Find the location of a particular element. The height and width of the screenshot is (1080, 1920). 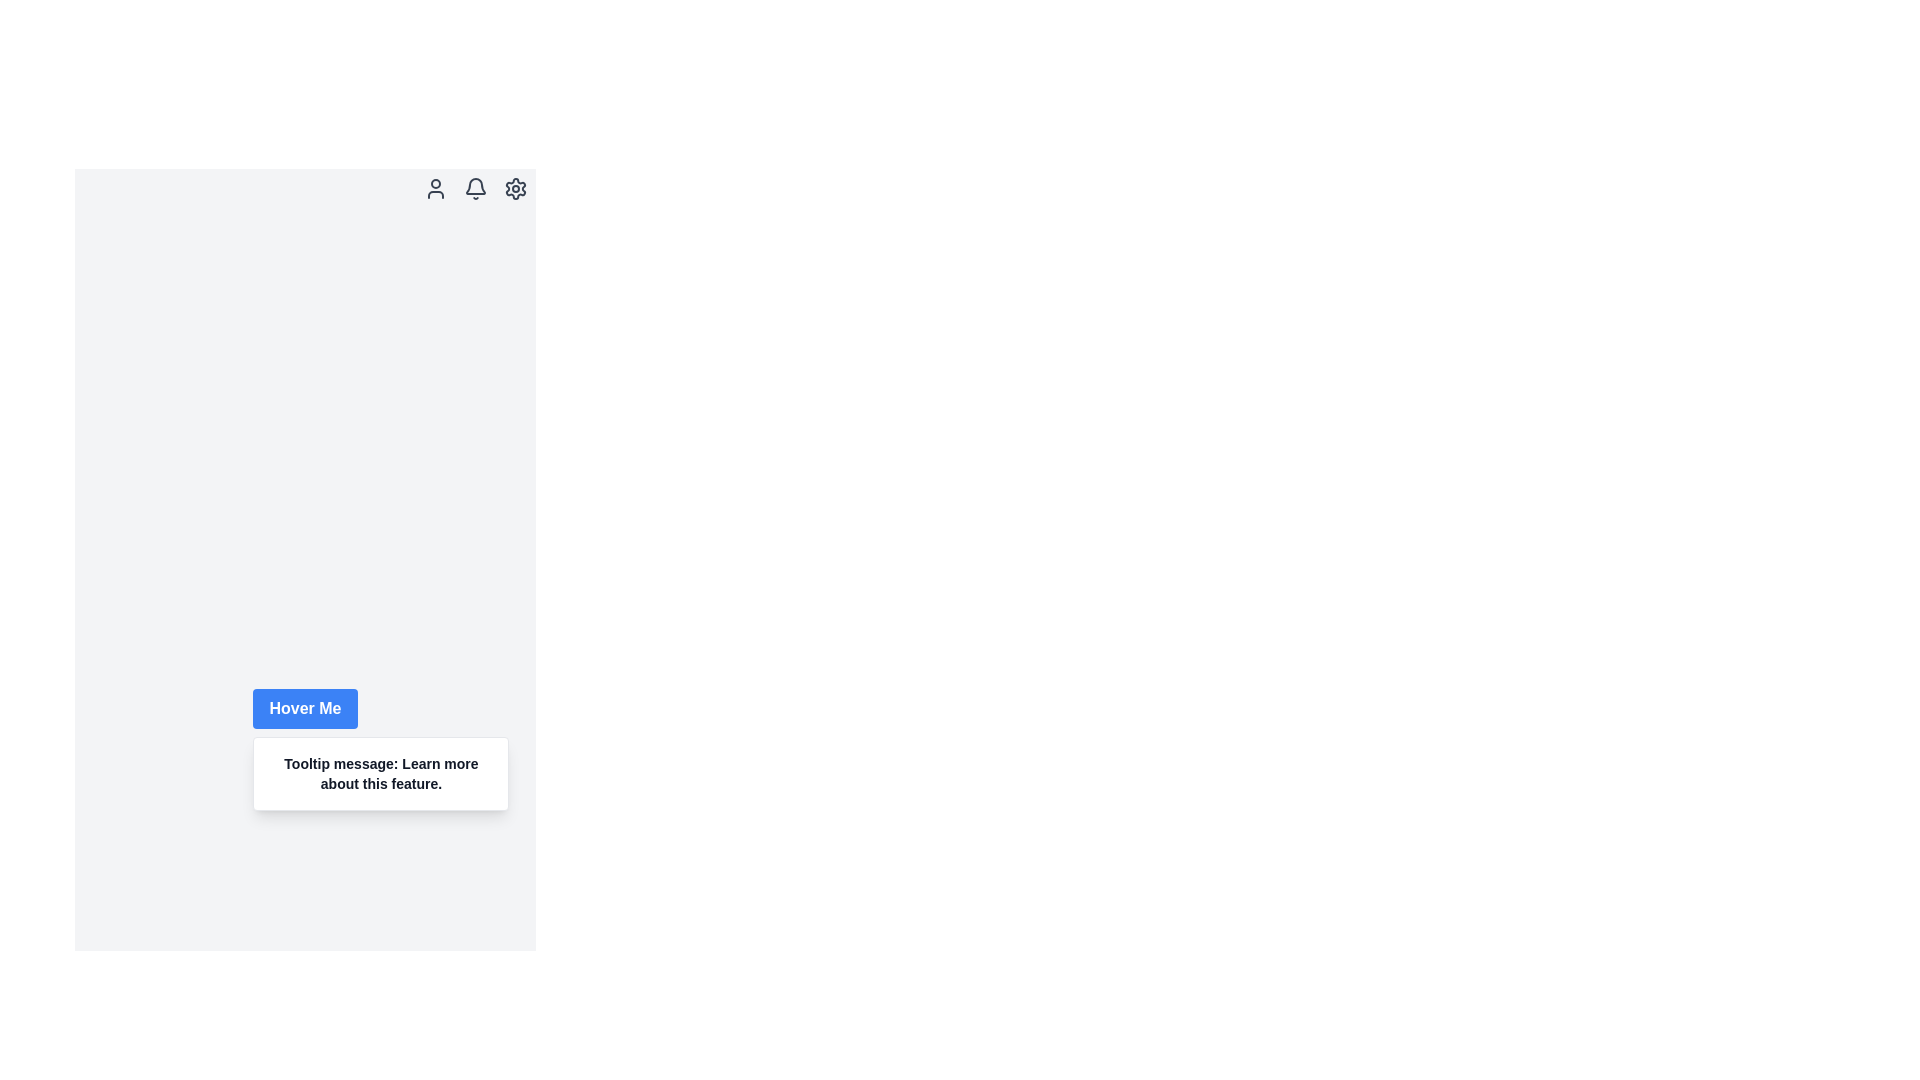

the user profile icon, which is the first icon from the left in a set of three icons located in the top-right corner of the interface is located at coordinates (435, 189).